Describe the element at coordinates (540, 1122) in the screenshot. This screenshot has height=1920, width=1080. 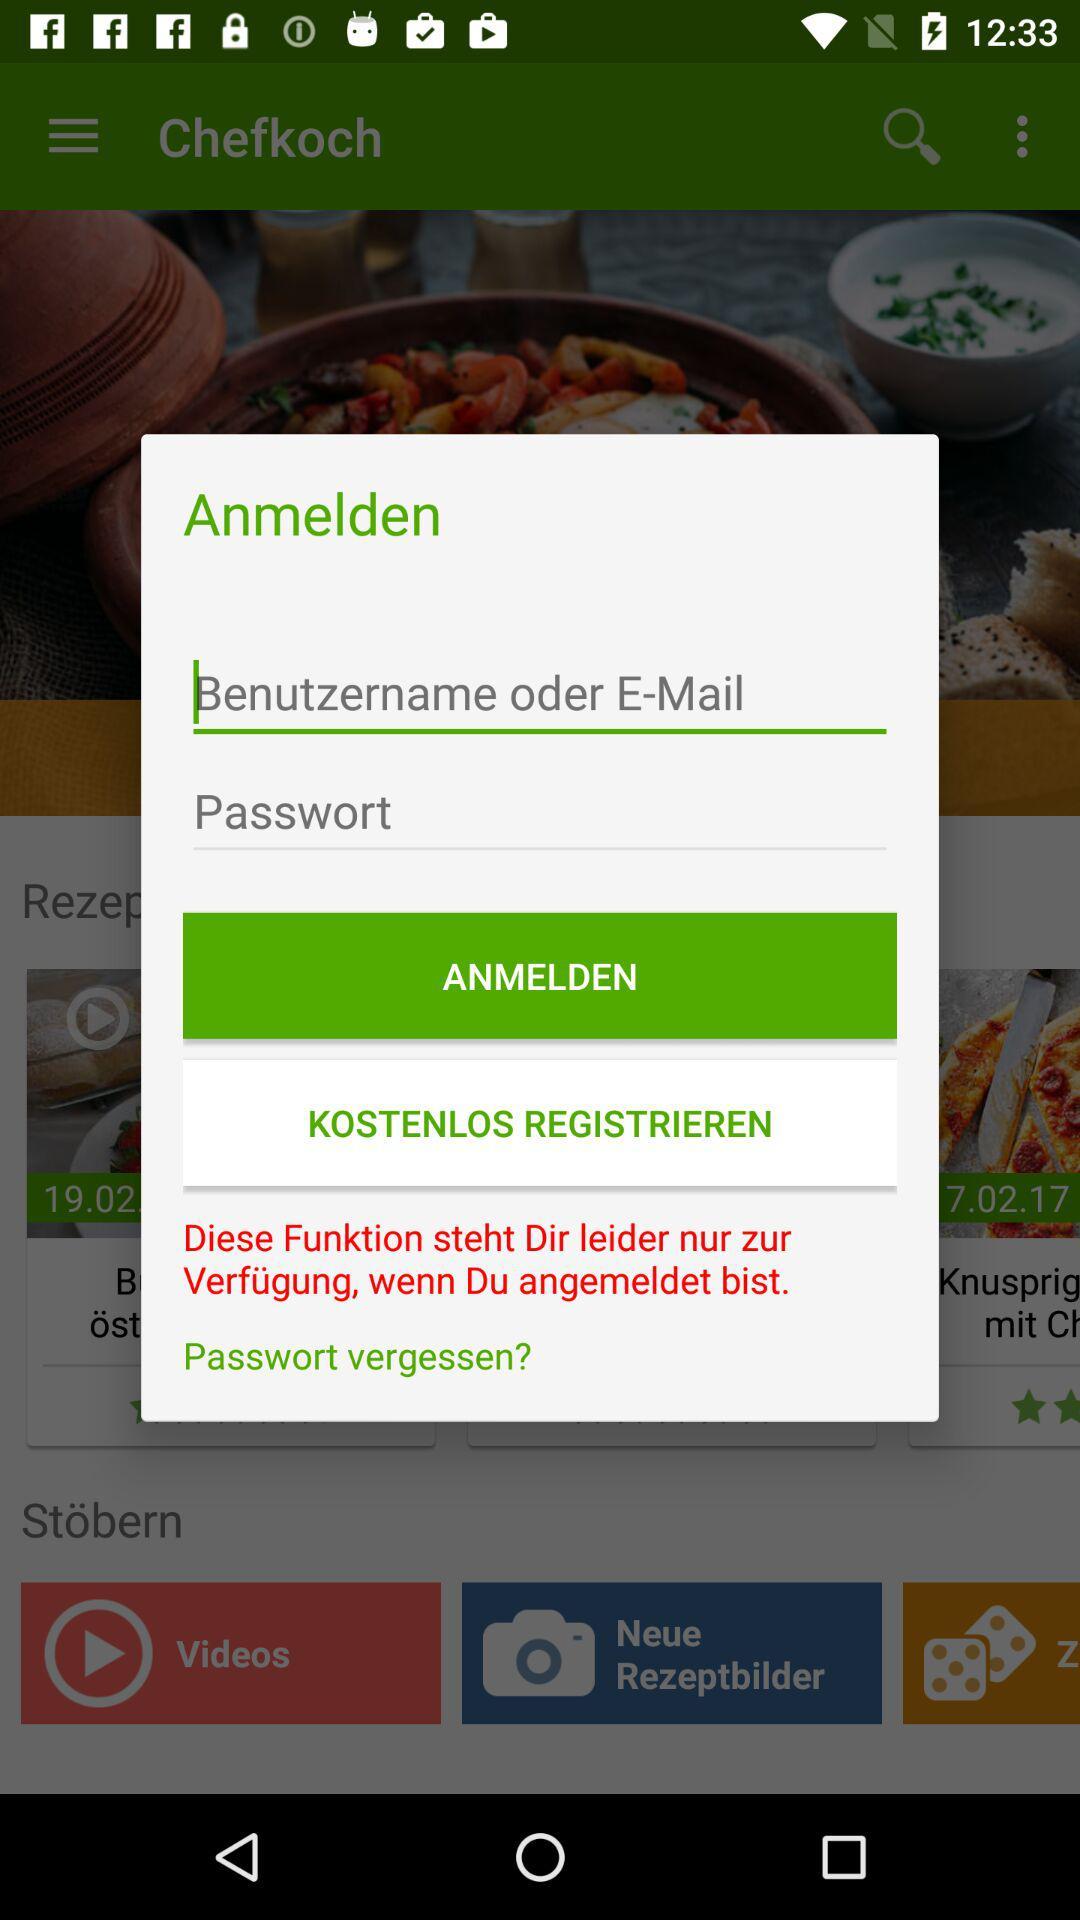
I see `the kostenlos registrieren` at that location.